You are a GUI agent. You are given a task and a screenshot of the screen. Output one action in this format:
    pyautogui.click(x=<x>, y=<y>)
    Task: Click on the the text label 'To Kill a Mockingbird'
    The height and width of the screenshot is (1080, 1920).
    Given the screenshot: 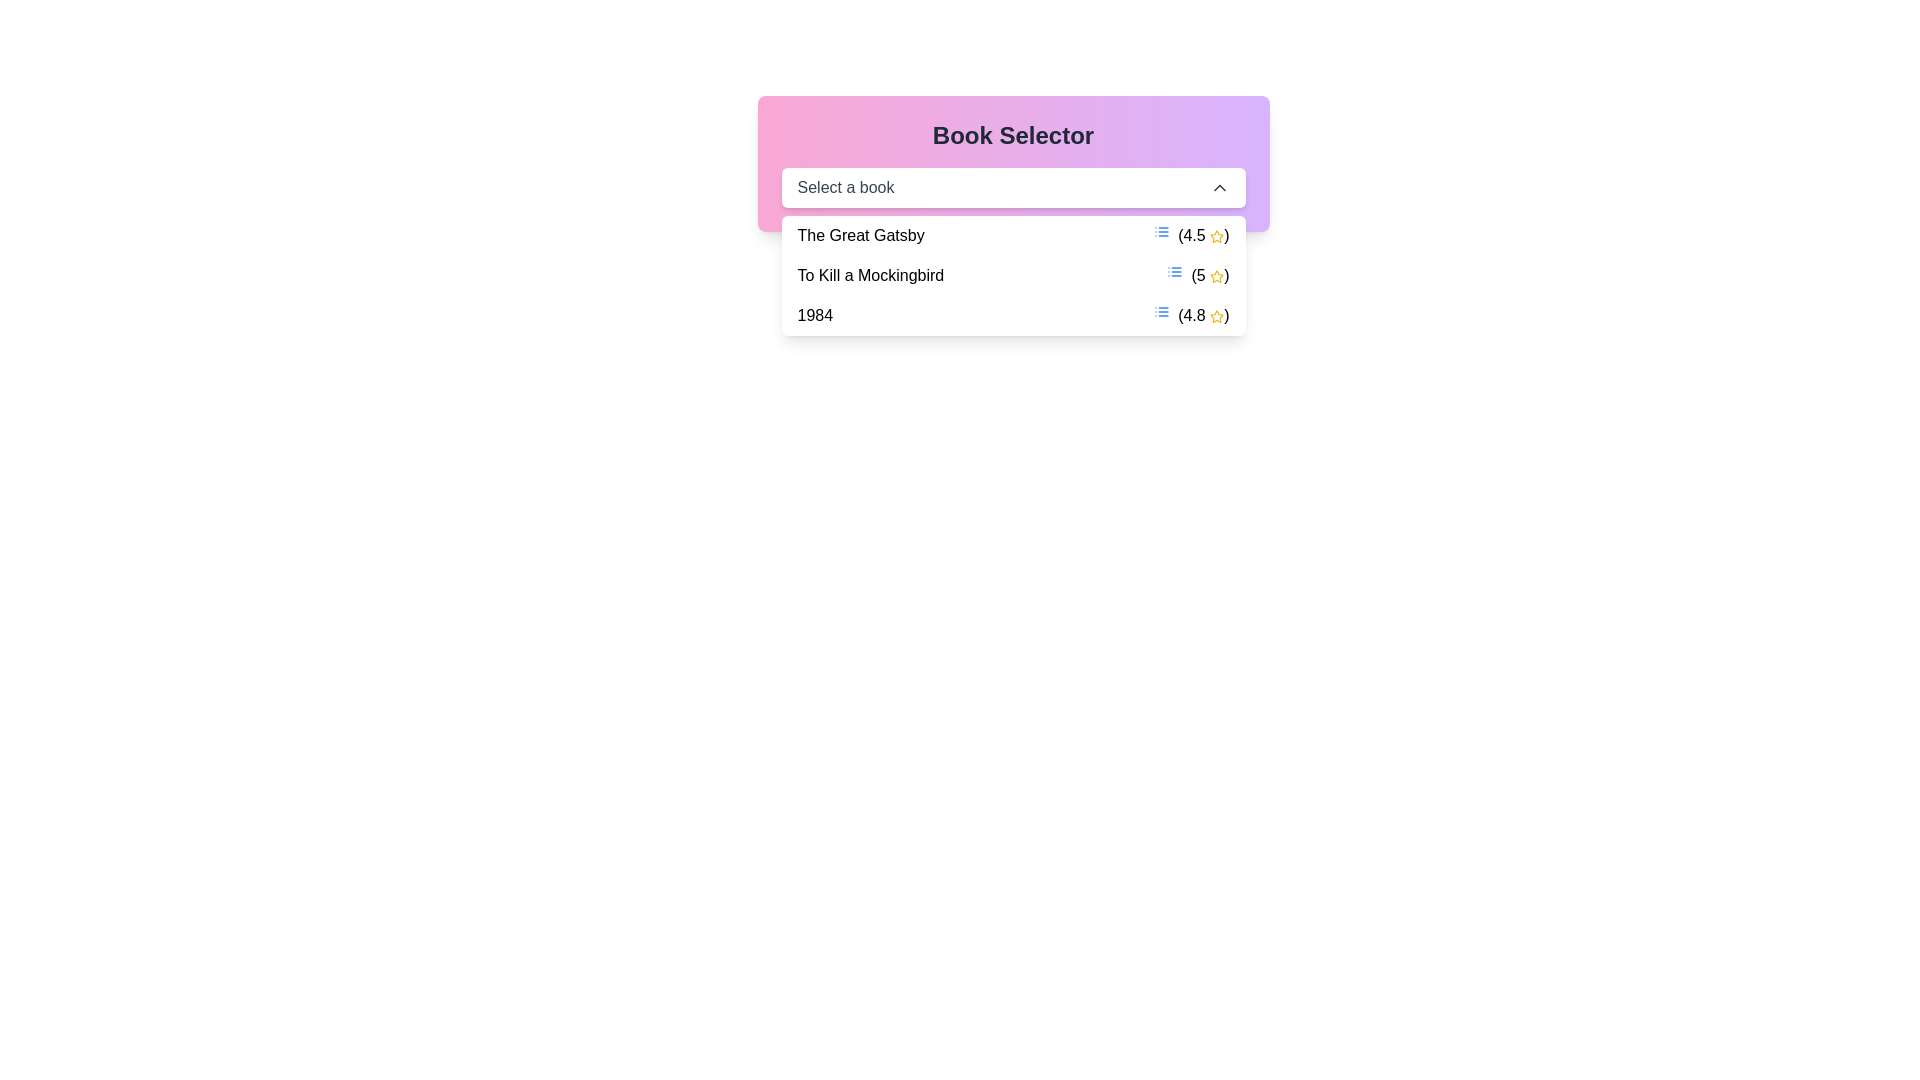 What is the action you would take?
    pyautogui.click(x=870, y=276)
    